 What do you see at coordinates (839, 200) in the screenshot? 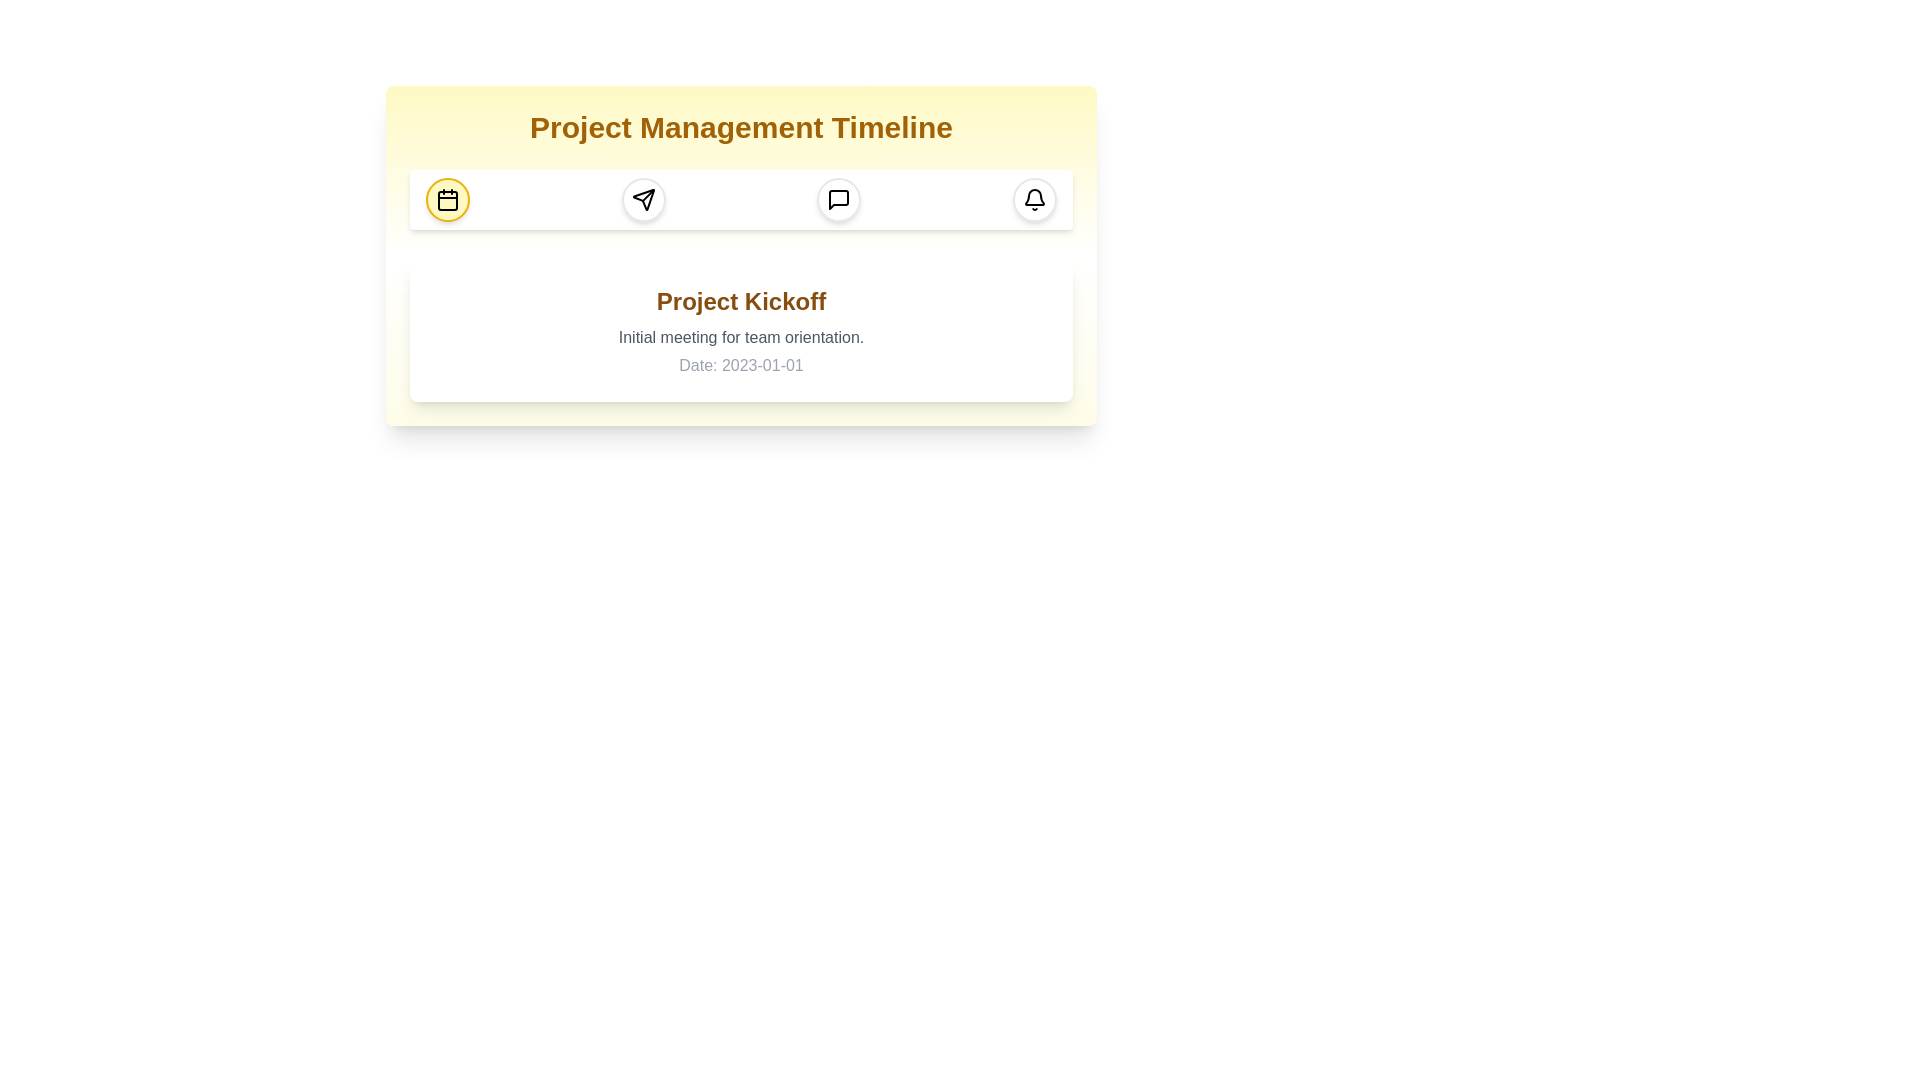
I see `the third button from the left in the horizontal row of circular action buttons at the top of the 'Project Management Timeline' card` at bounding box center [839, 200].